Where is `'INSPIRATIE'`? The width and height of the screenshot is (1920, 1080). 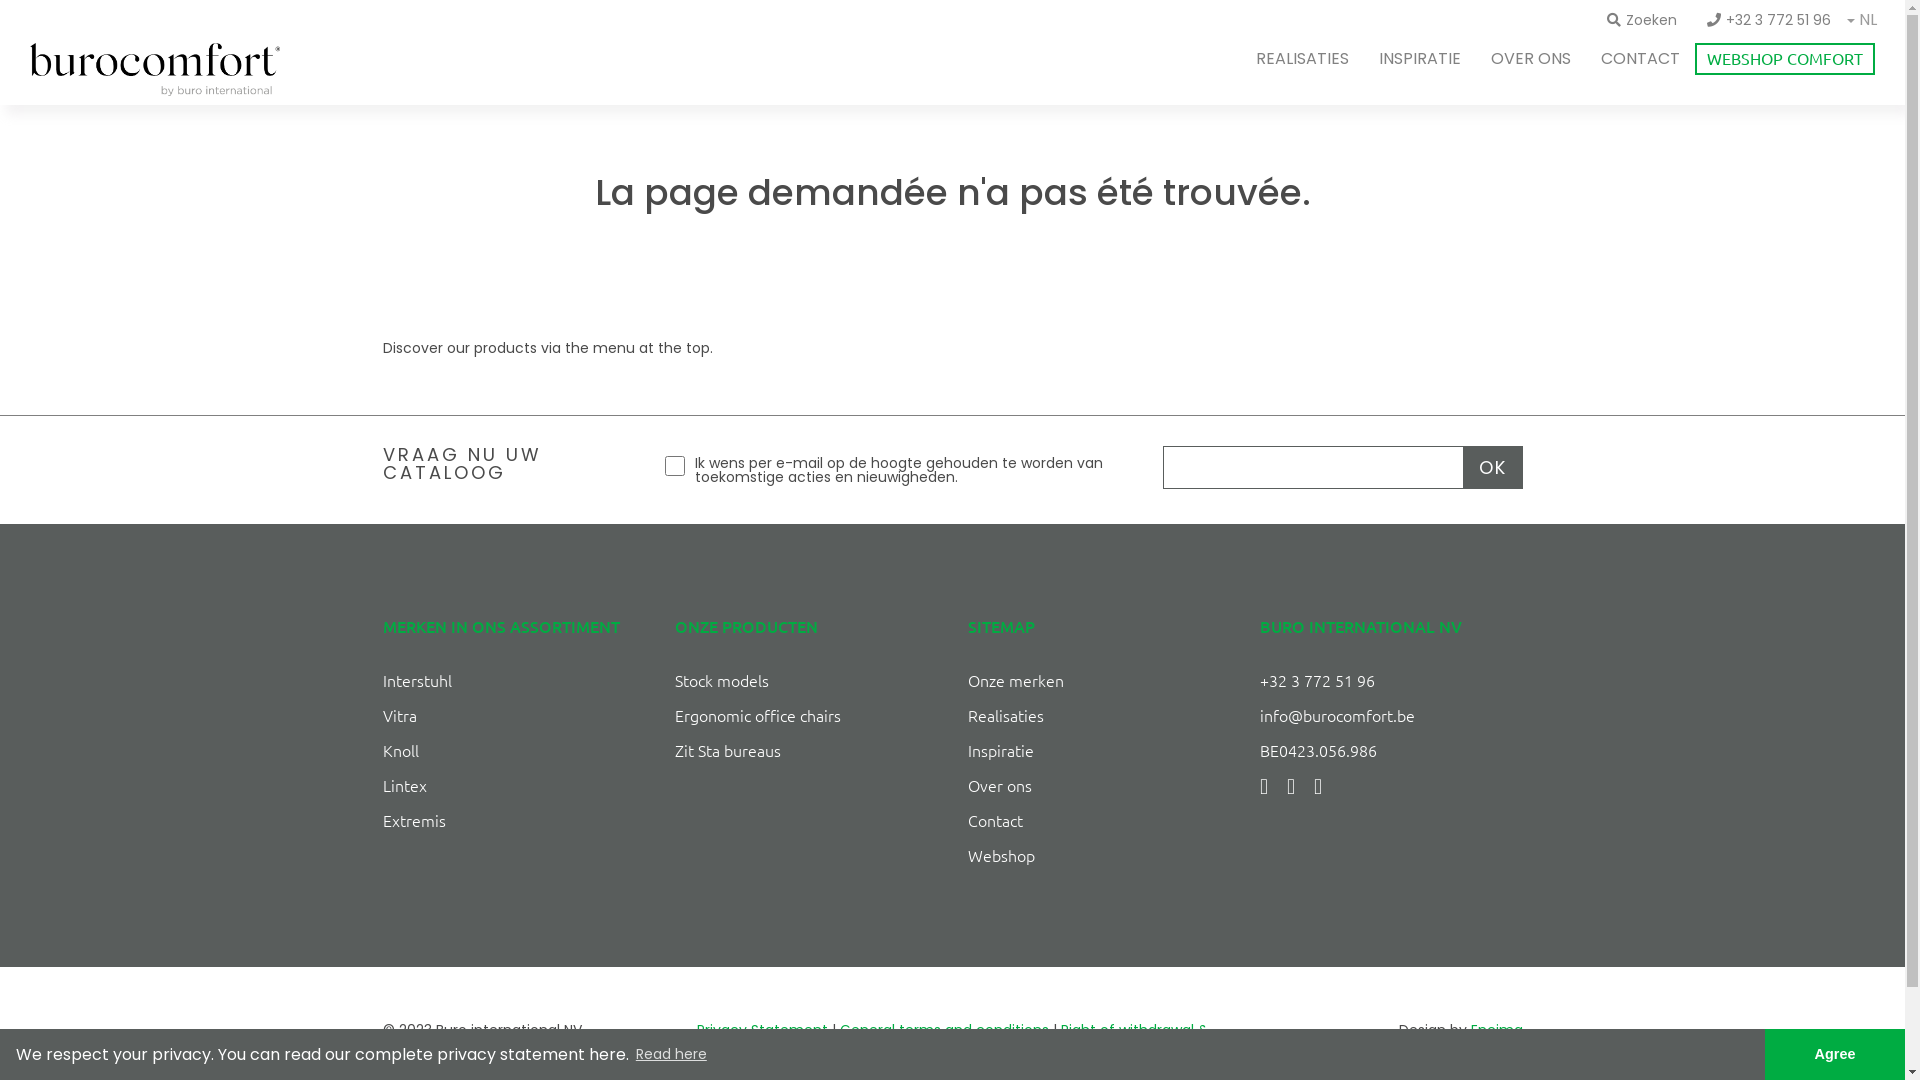
'INSPIRATIE' is located at coordinates (1419, 57).